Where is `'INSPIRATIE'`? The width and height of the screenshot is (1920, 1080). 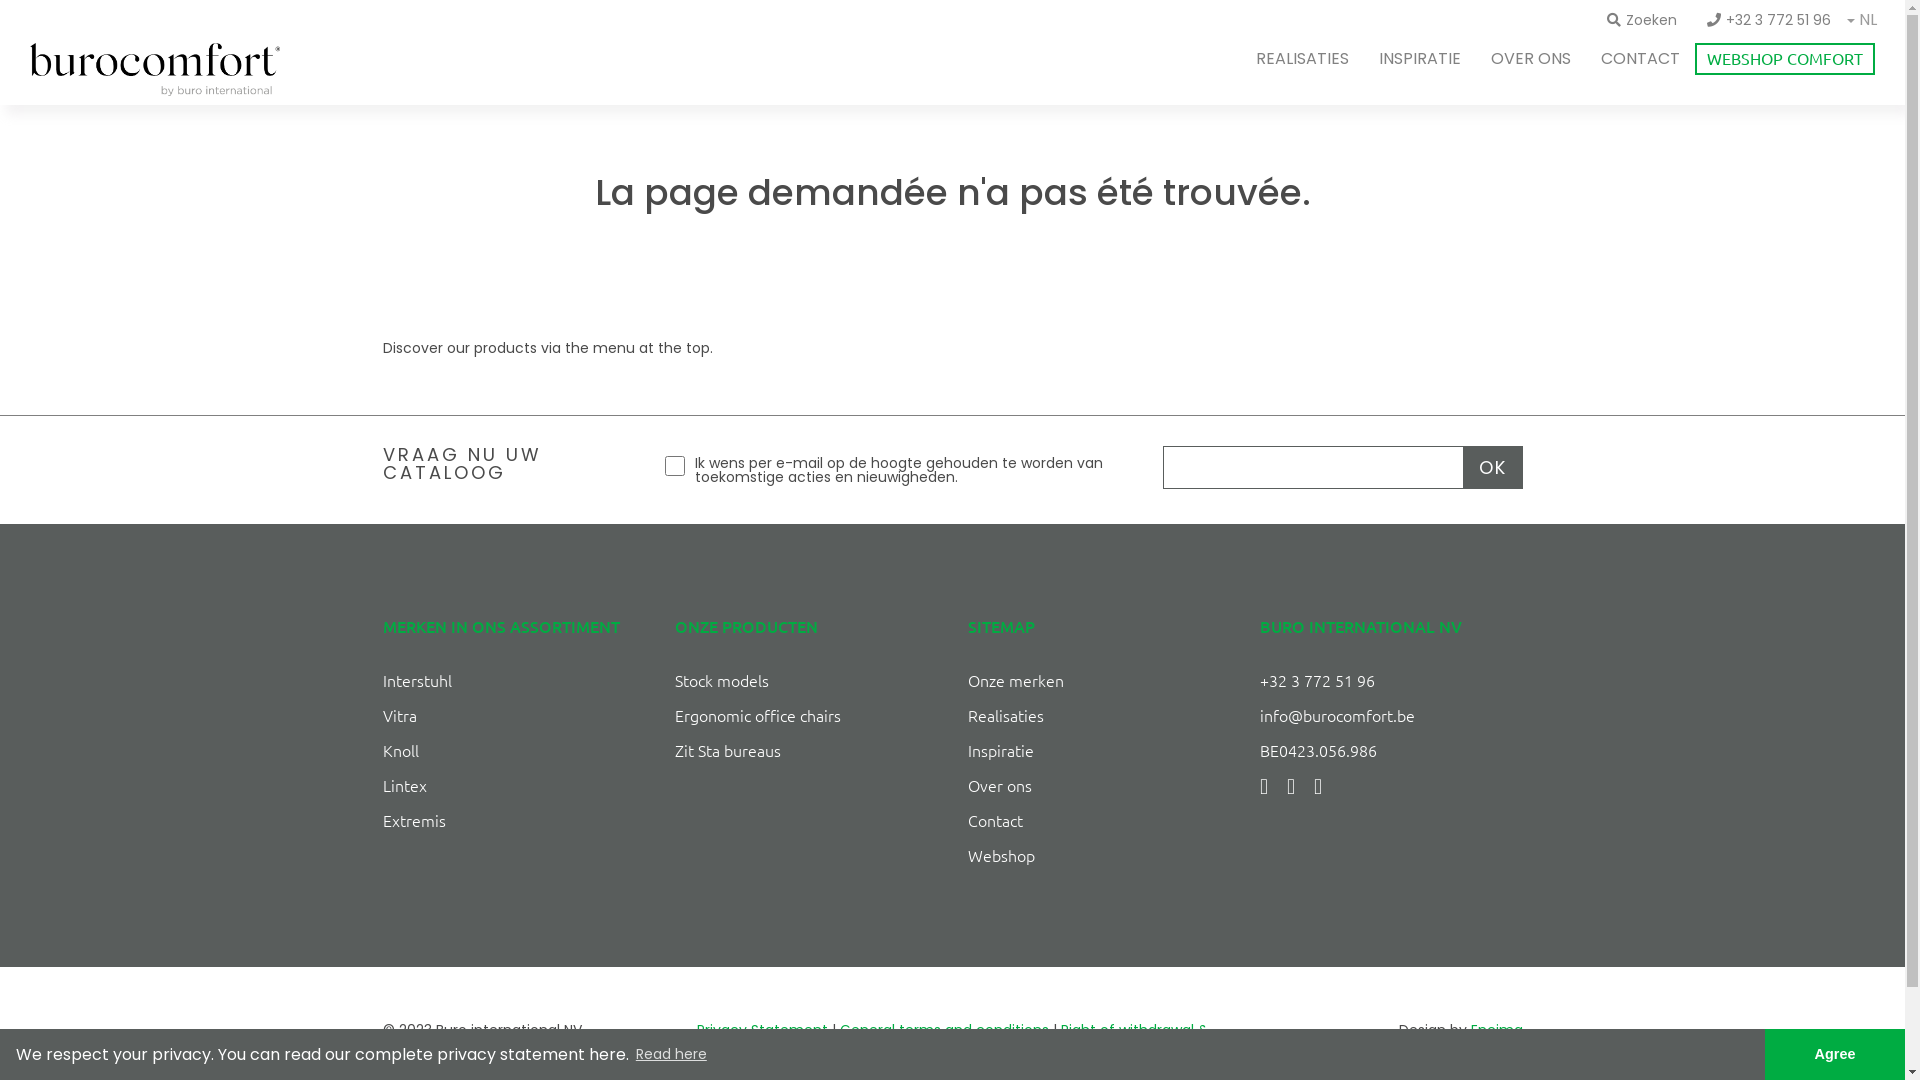
'INSPIRATIE' is located at coordinates (1419, 57).